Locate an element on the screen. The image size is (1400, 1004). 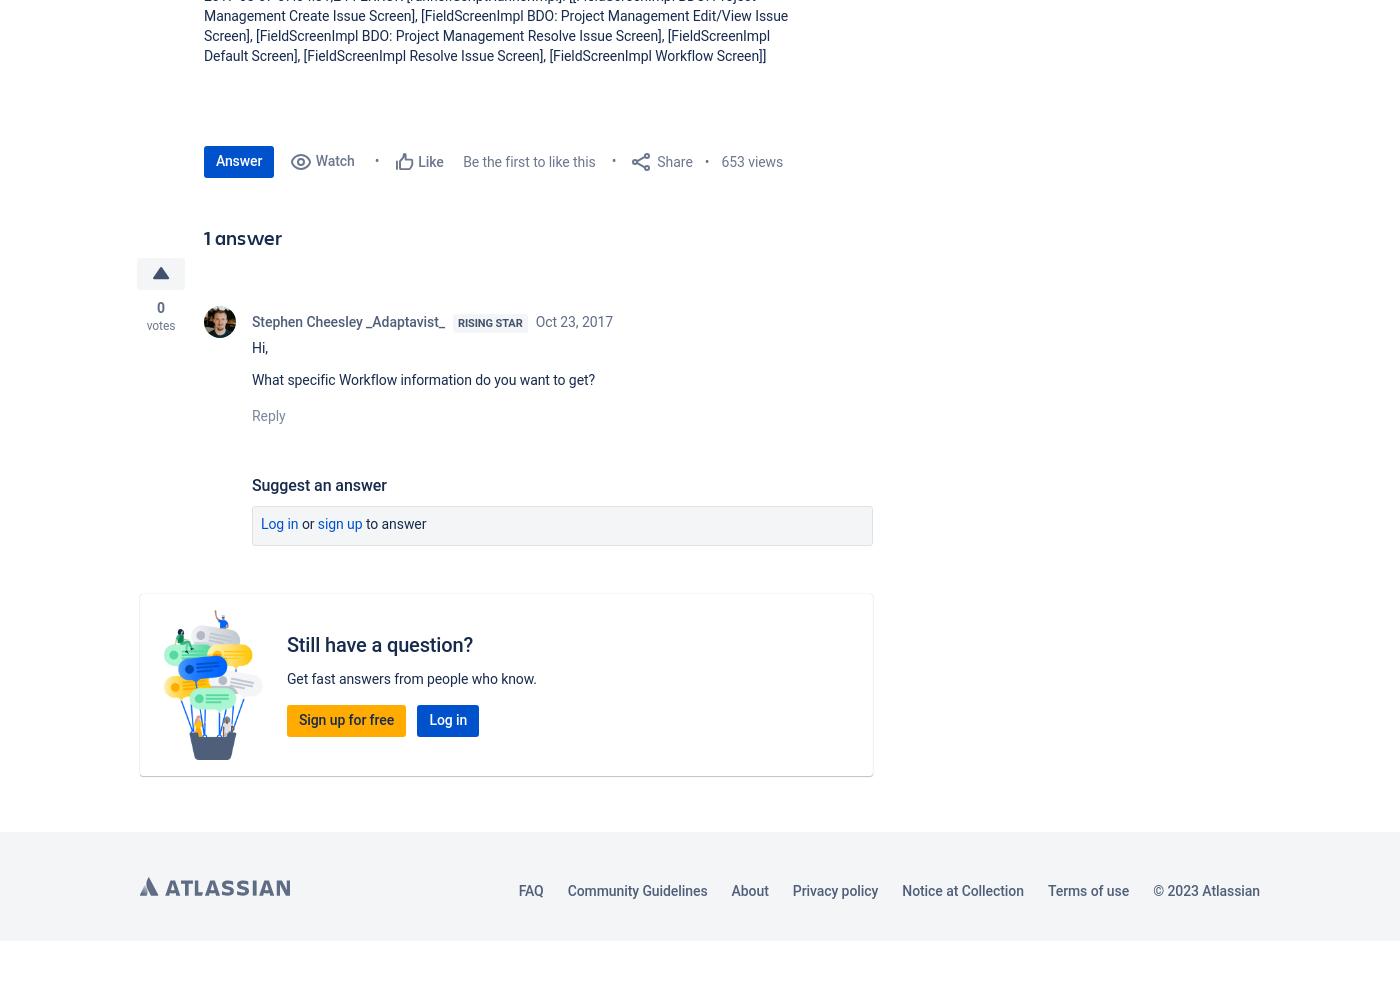
'Community Guidelines' is located at coordinates (637, 889).